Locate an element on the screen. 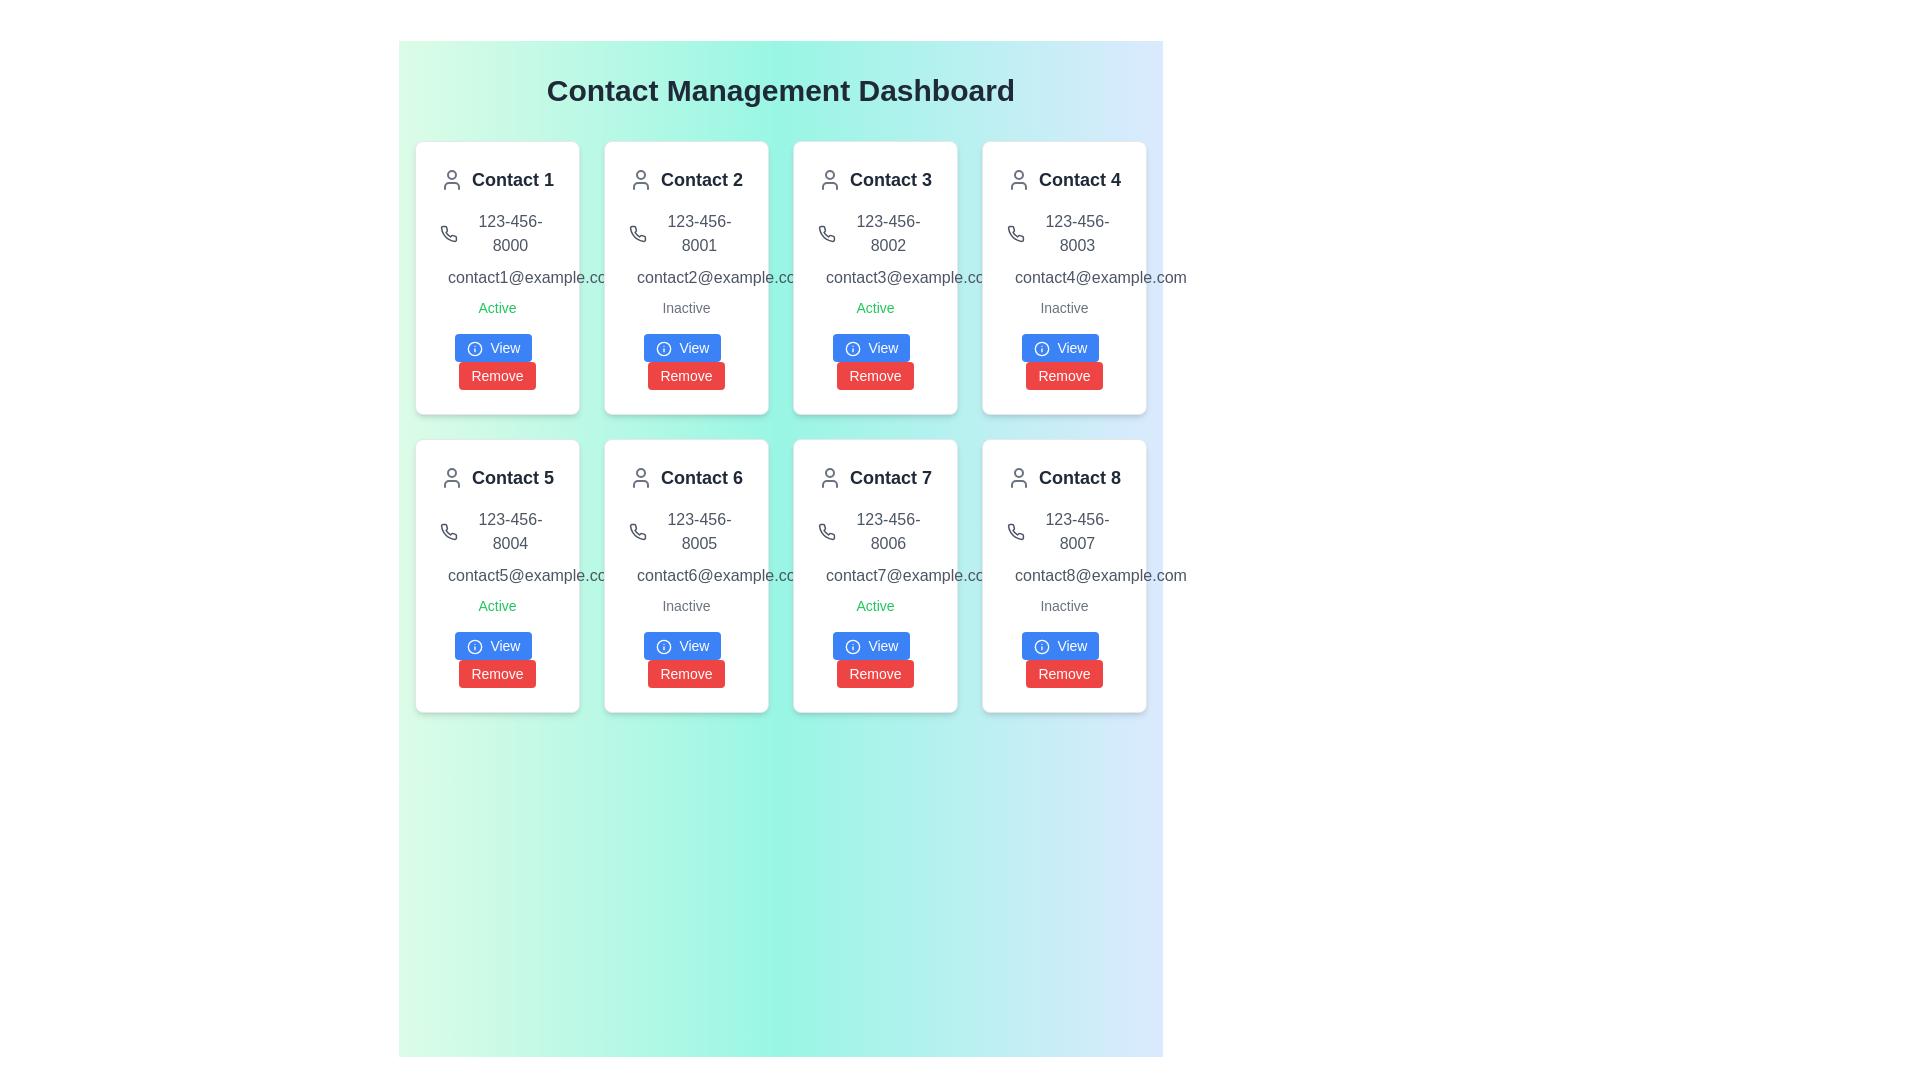  the information icon SVG graphic located within the 'View' button in the first card of the top row, next to the text 'View' is located at coordinates (473, 348).